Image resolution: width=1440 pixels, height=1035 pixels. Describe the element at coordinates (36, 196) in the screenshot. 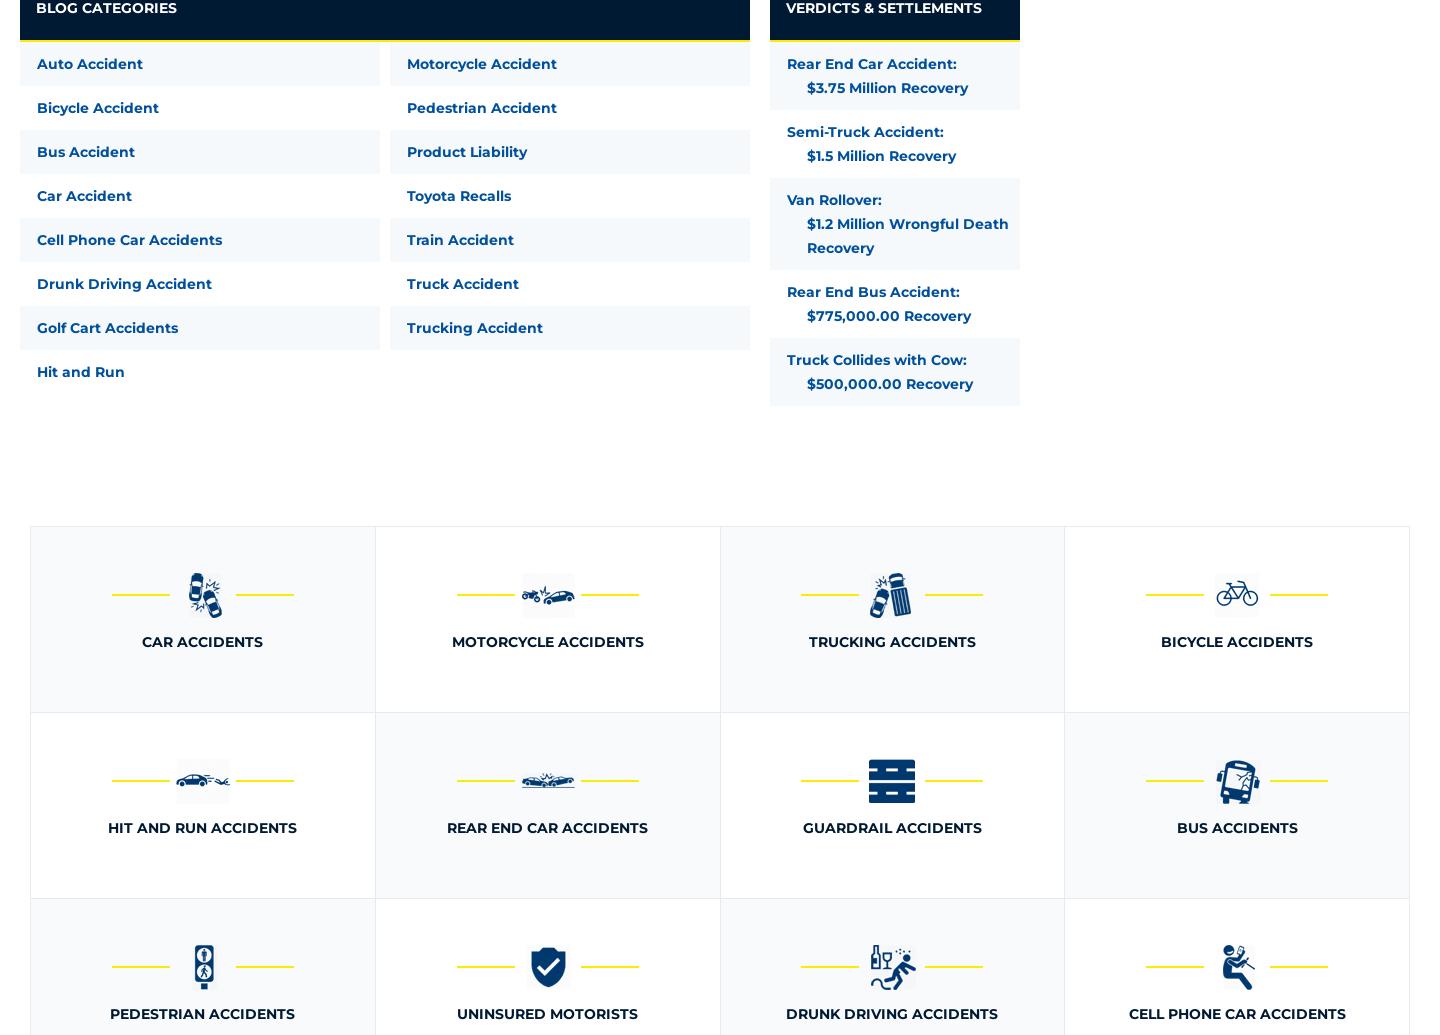

I see `'Car Accident'` at that location.